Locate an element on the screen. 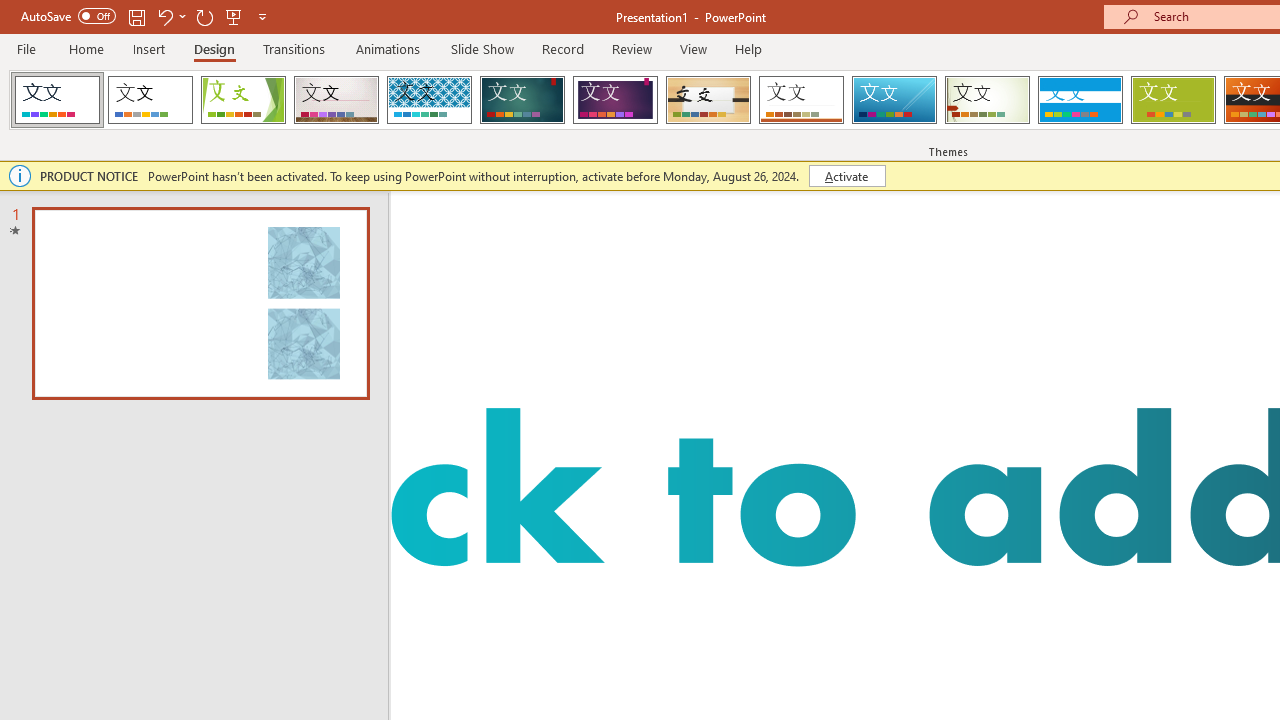 The height and width of the screenshot is (720, 1280). 'Basis' is located at coordinates (1173, 100).